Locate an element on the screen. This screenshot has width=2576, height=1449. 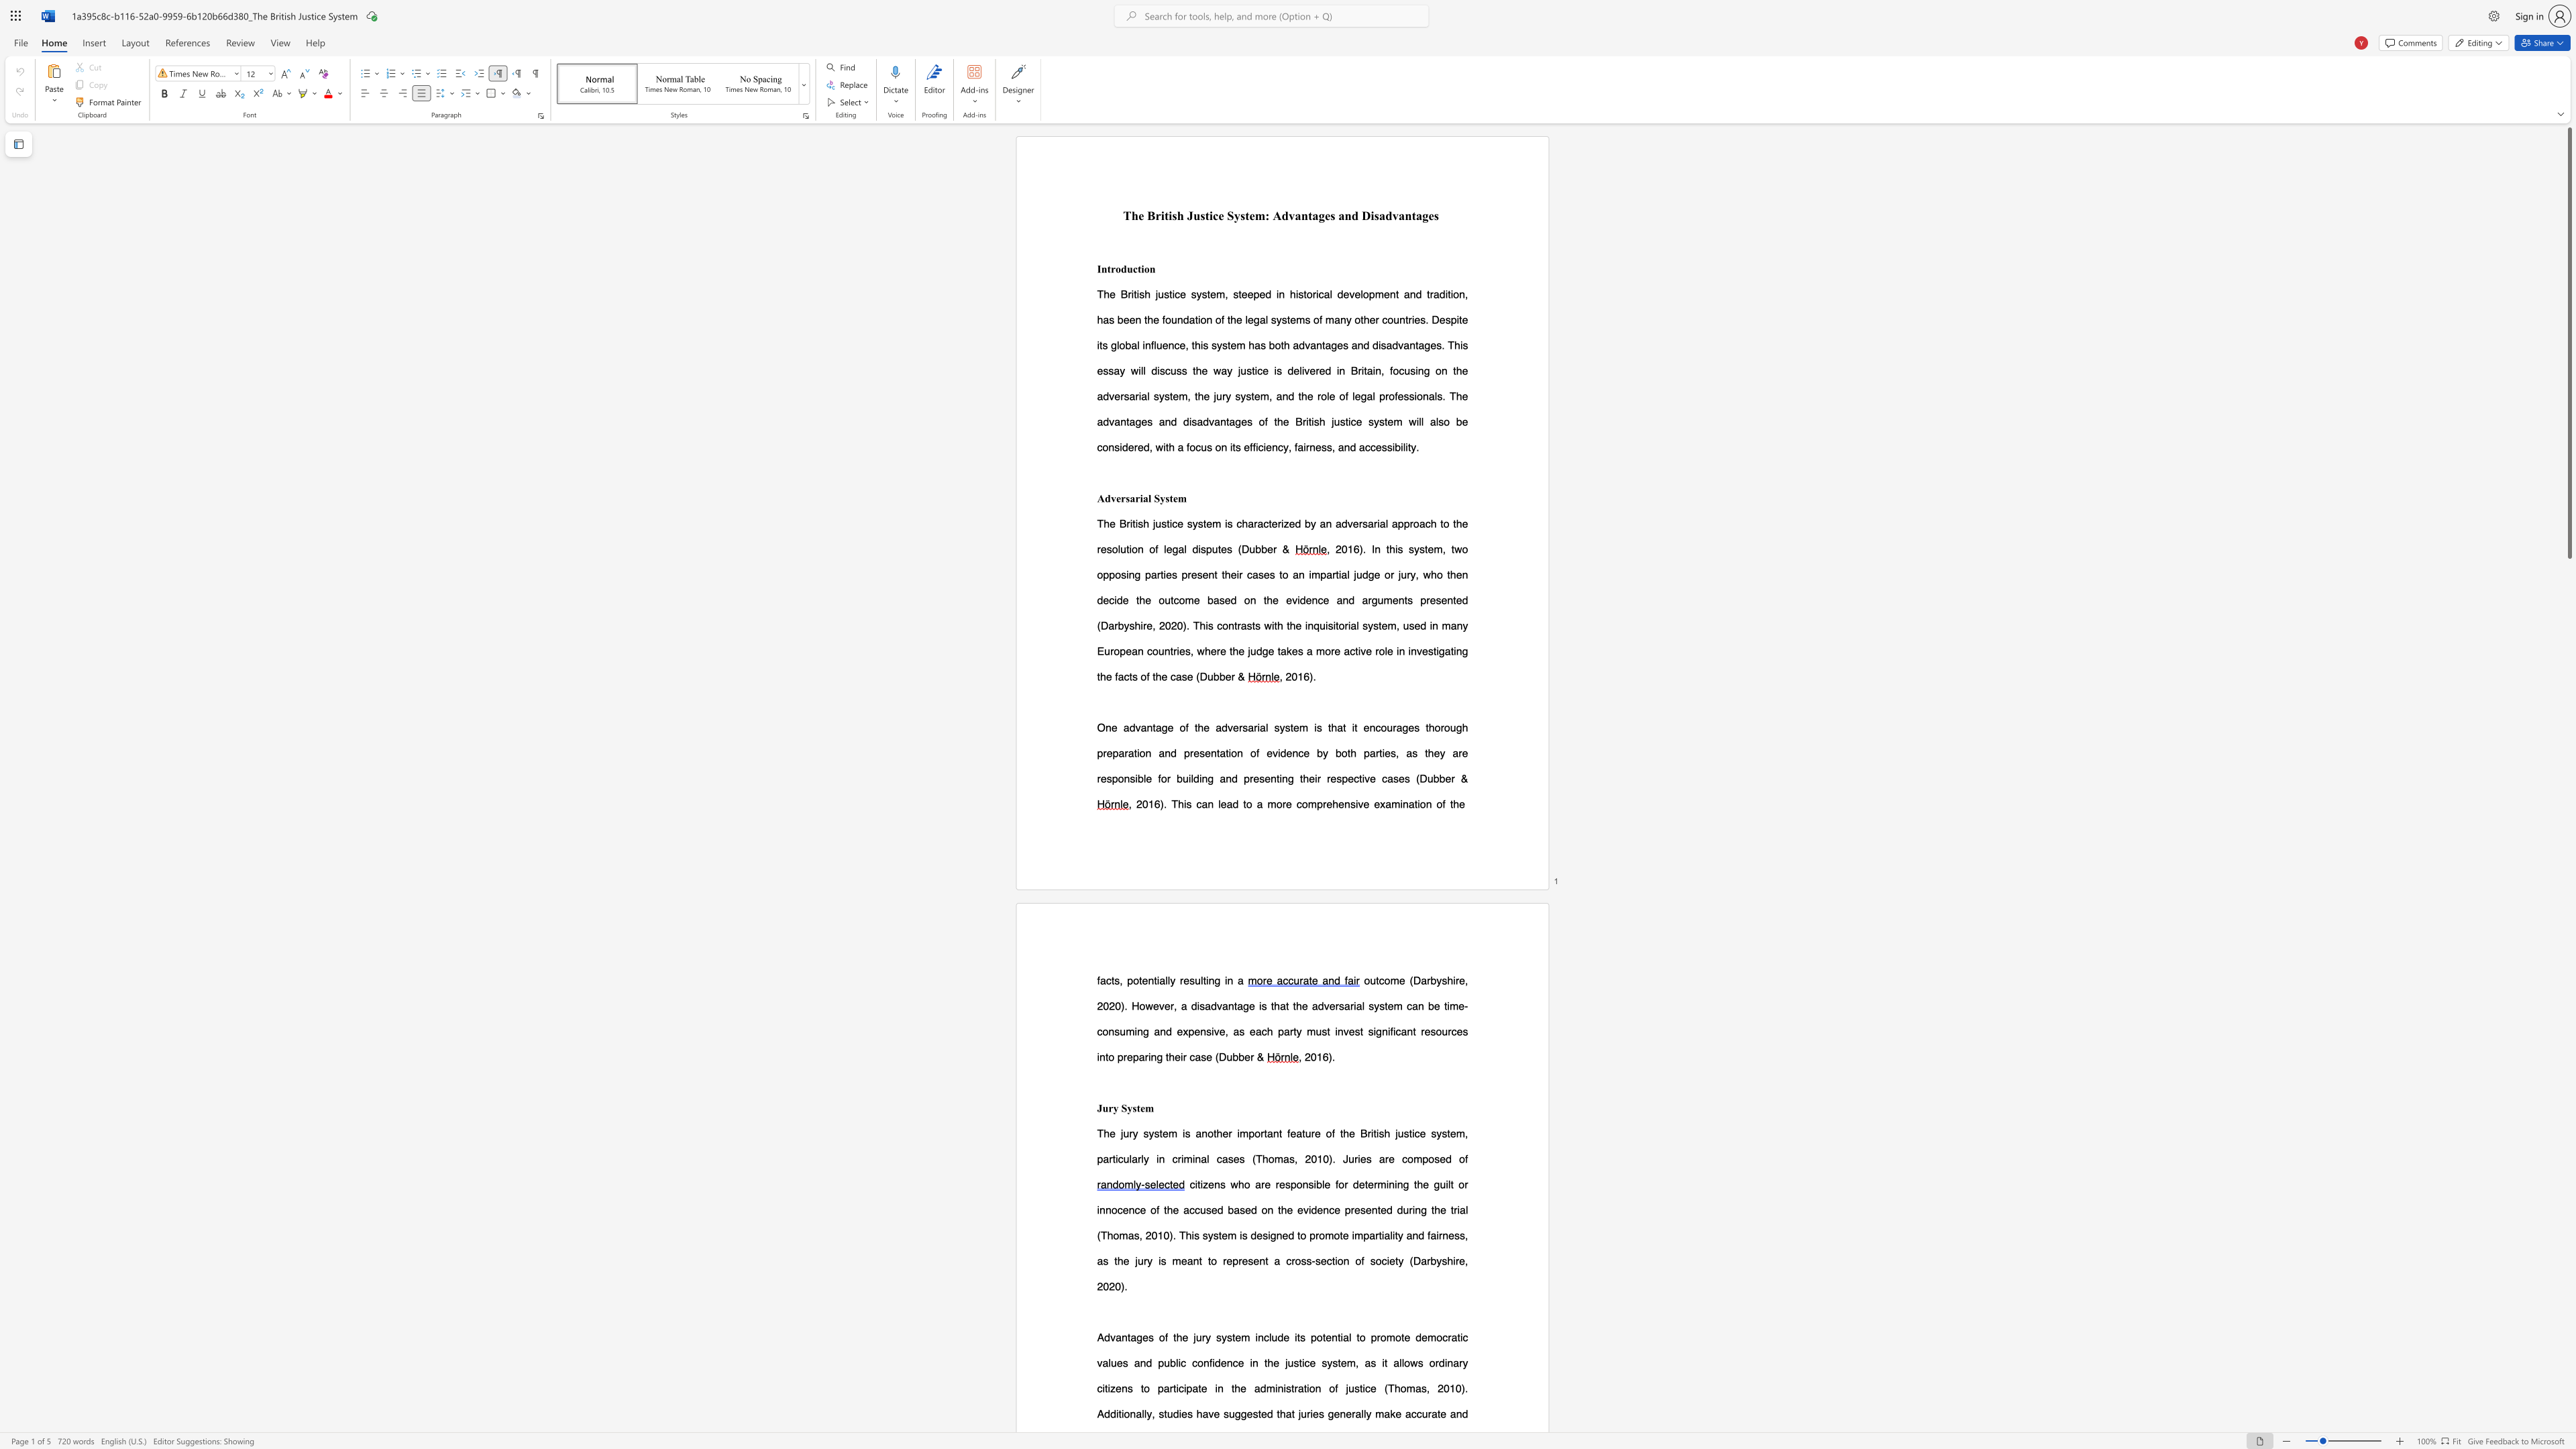
the 5th character "a" in the text is located at coordinates (1401, 215).